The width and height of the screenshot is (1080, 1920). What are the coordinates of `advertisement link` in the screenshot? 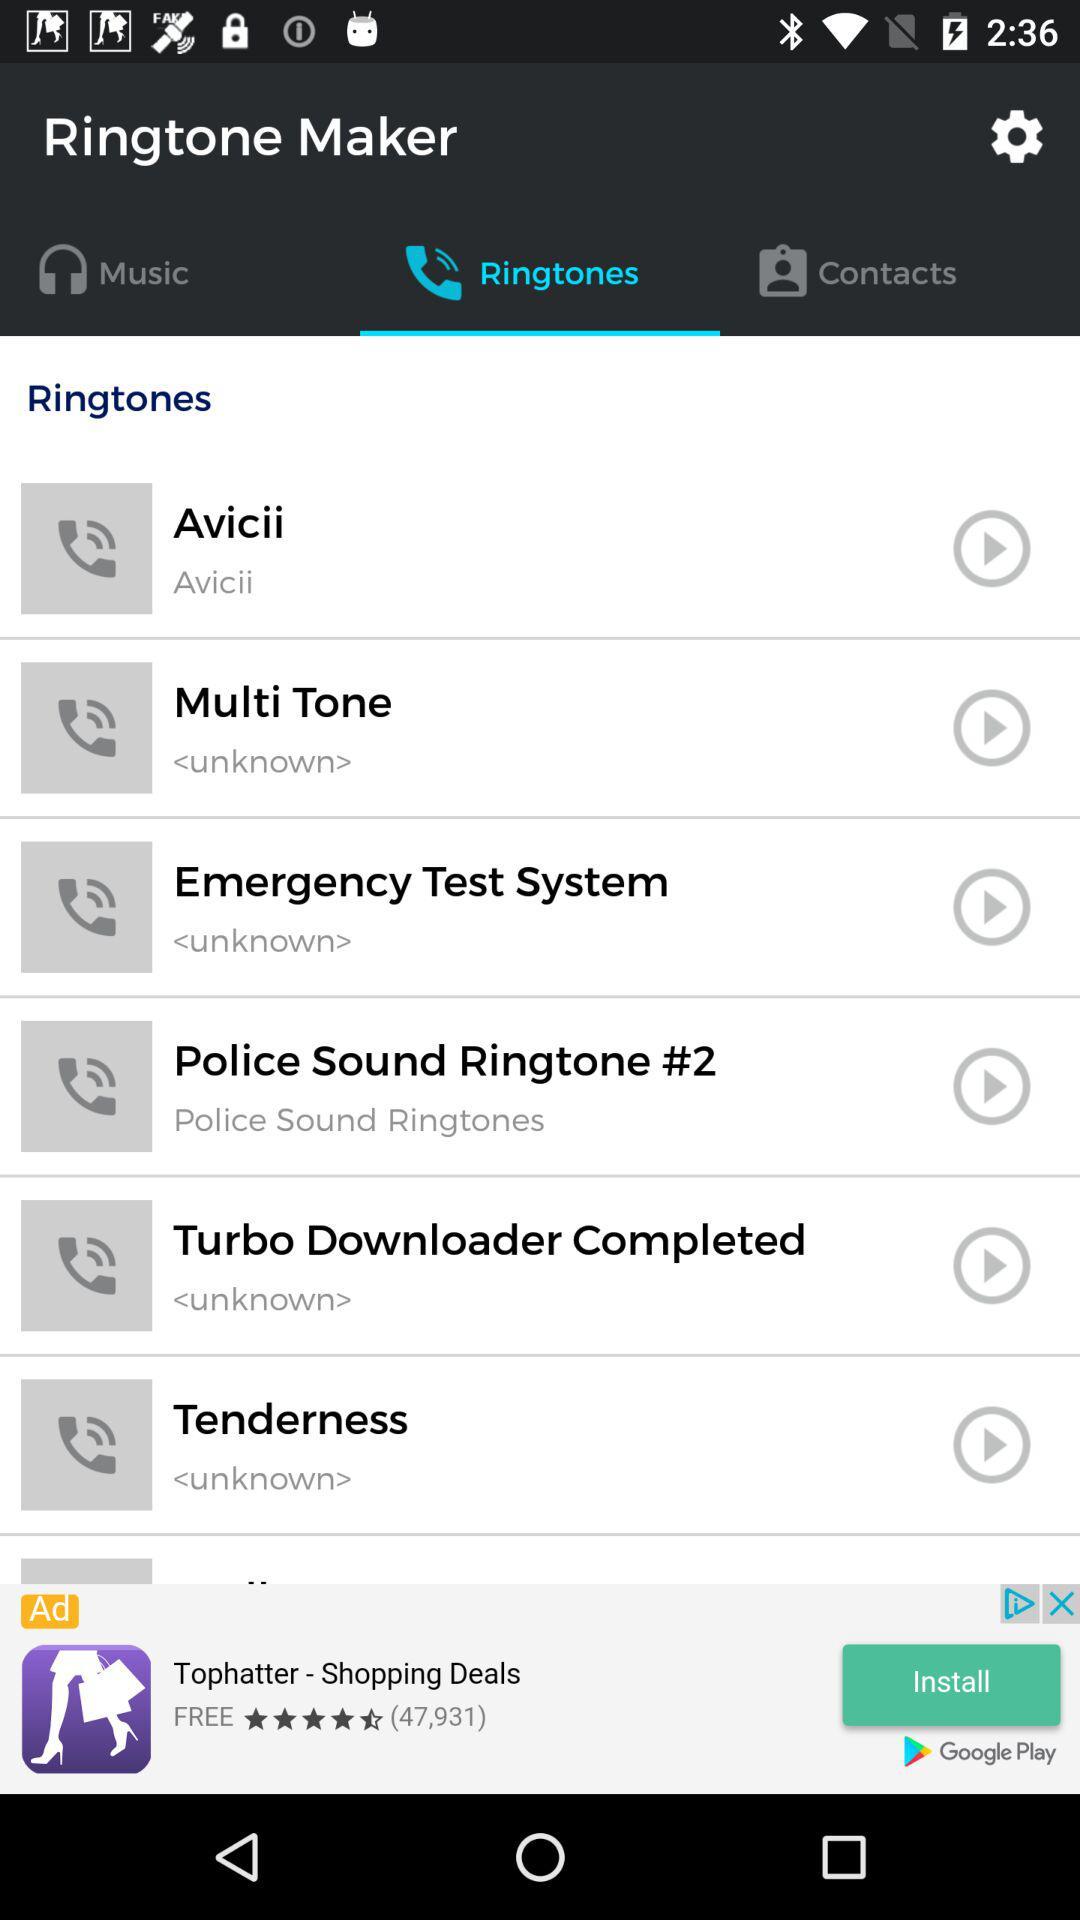 It's located at (540, 1688).